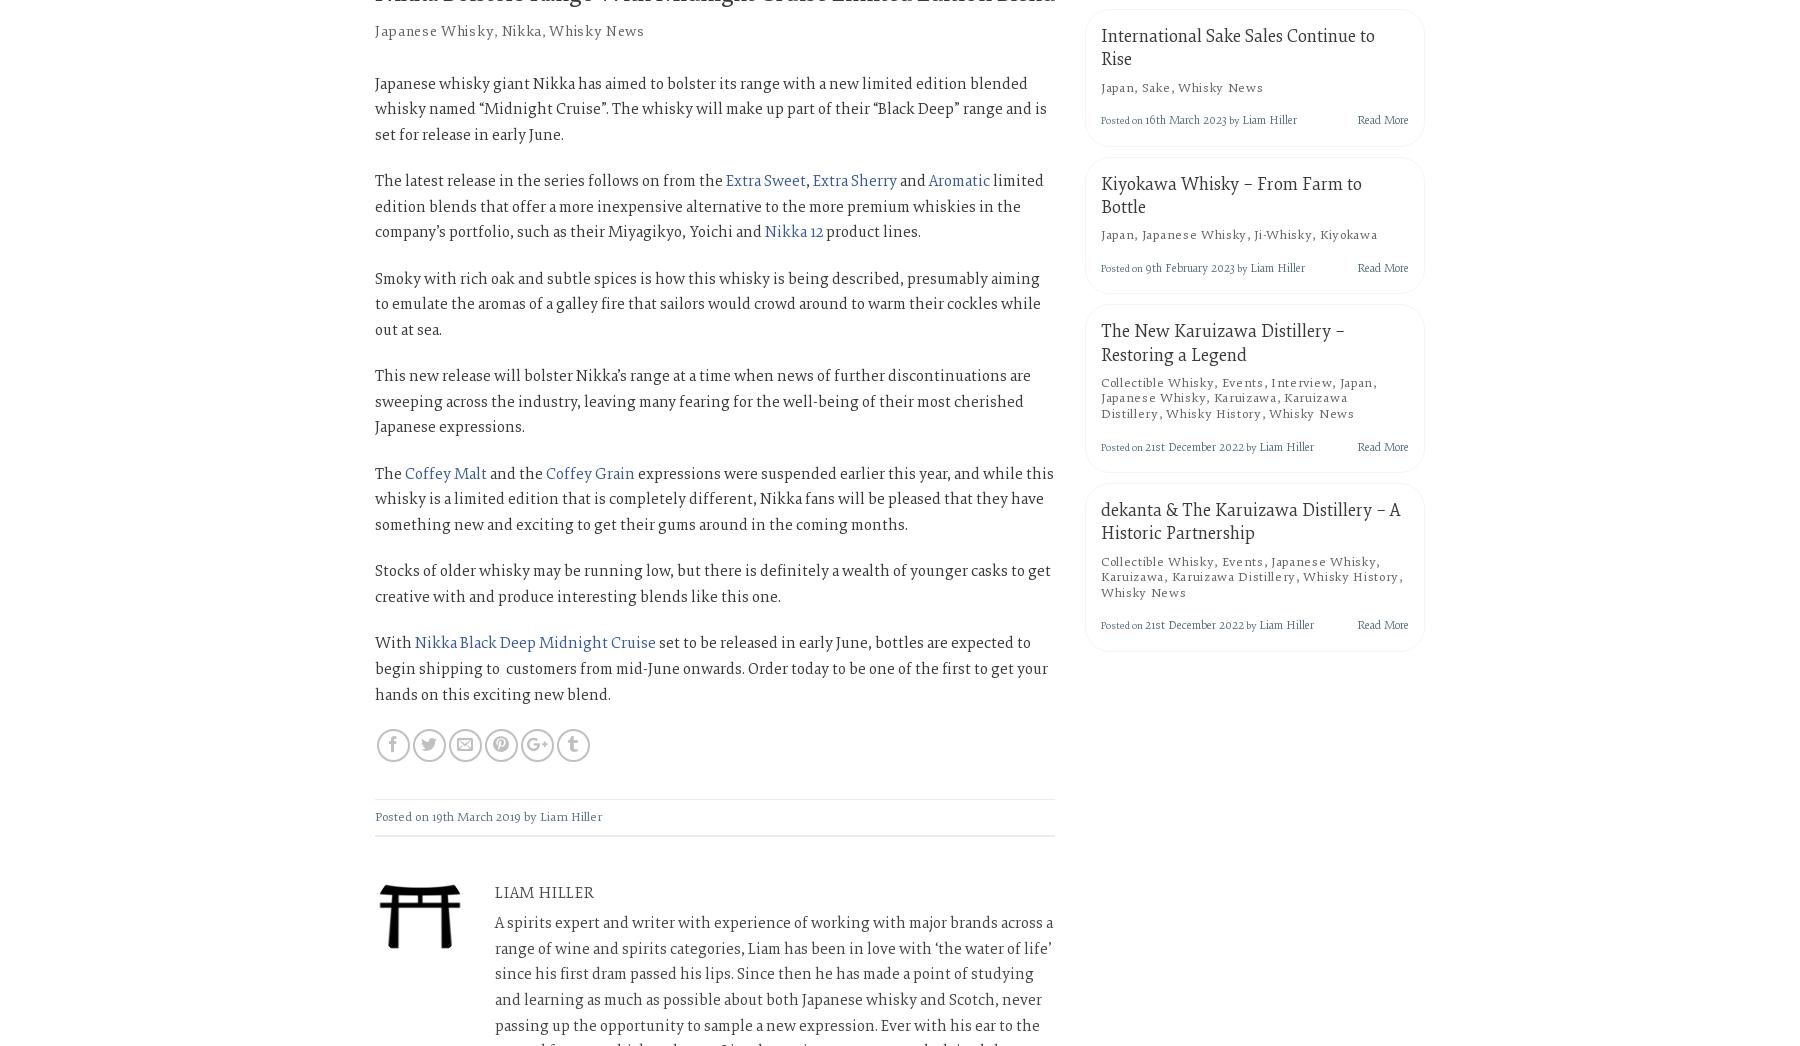  I want to click on 'The', so click(374, 473).